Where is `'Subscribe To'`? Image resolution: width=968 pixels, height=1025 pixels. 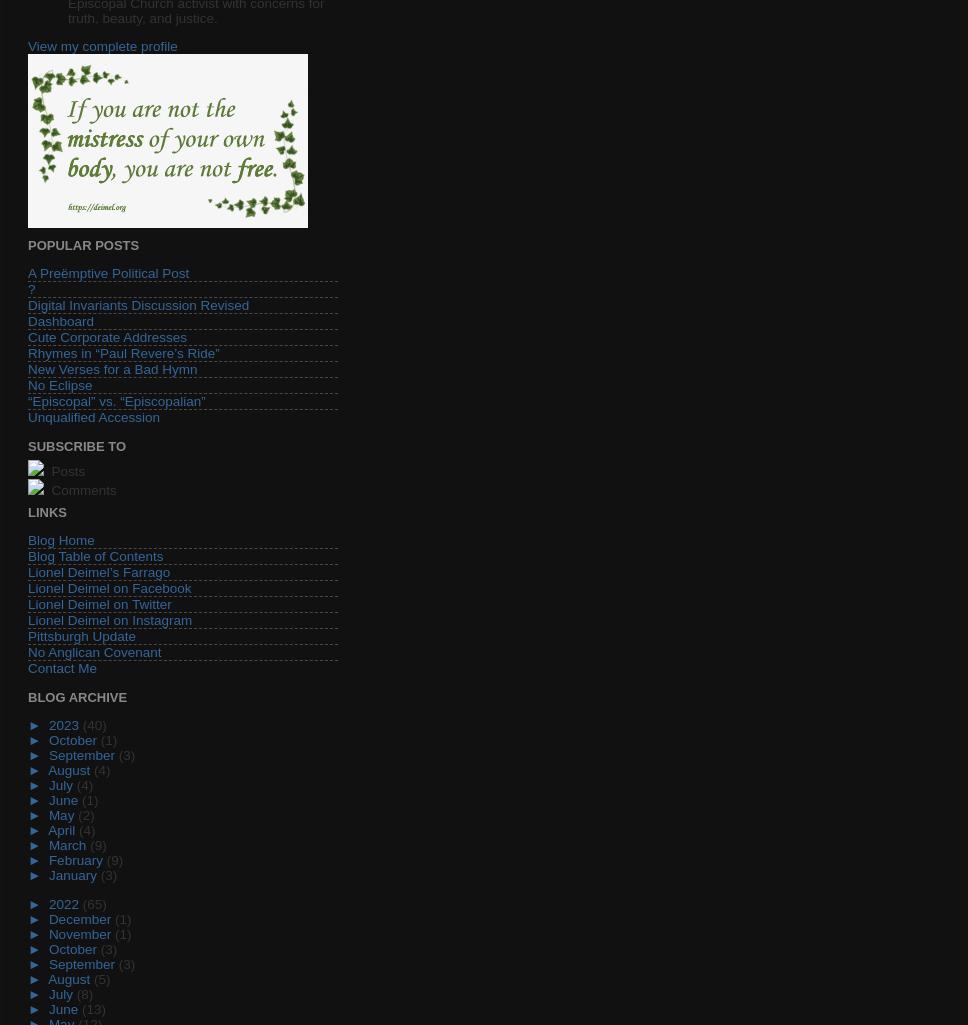 'Subscribe To' is located at coordinates (75, 444).